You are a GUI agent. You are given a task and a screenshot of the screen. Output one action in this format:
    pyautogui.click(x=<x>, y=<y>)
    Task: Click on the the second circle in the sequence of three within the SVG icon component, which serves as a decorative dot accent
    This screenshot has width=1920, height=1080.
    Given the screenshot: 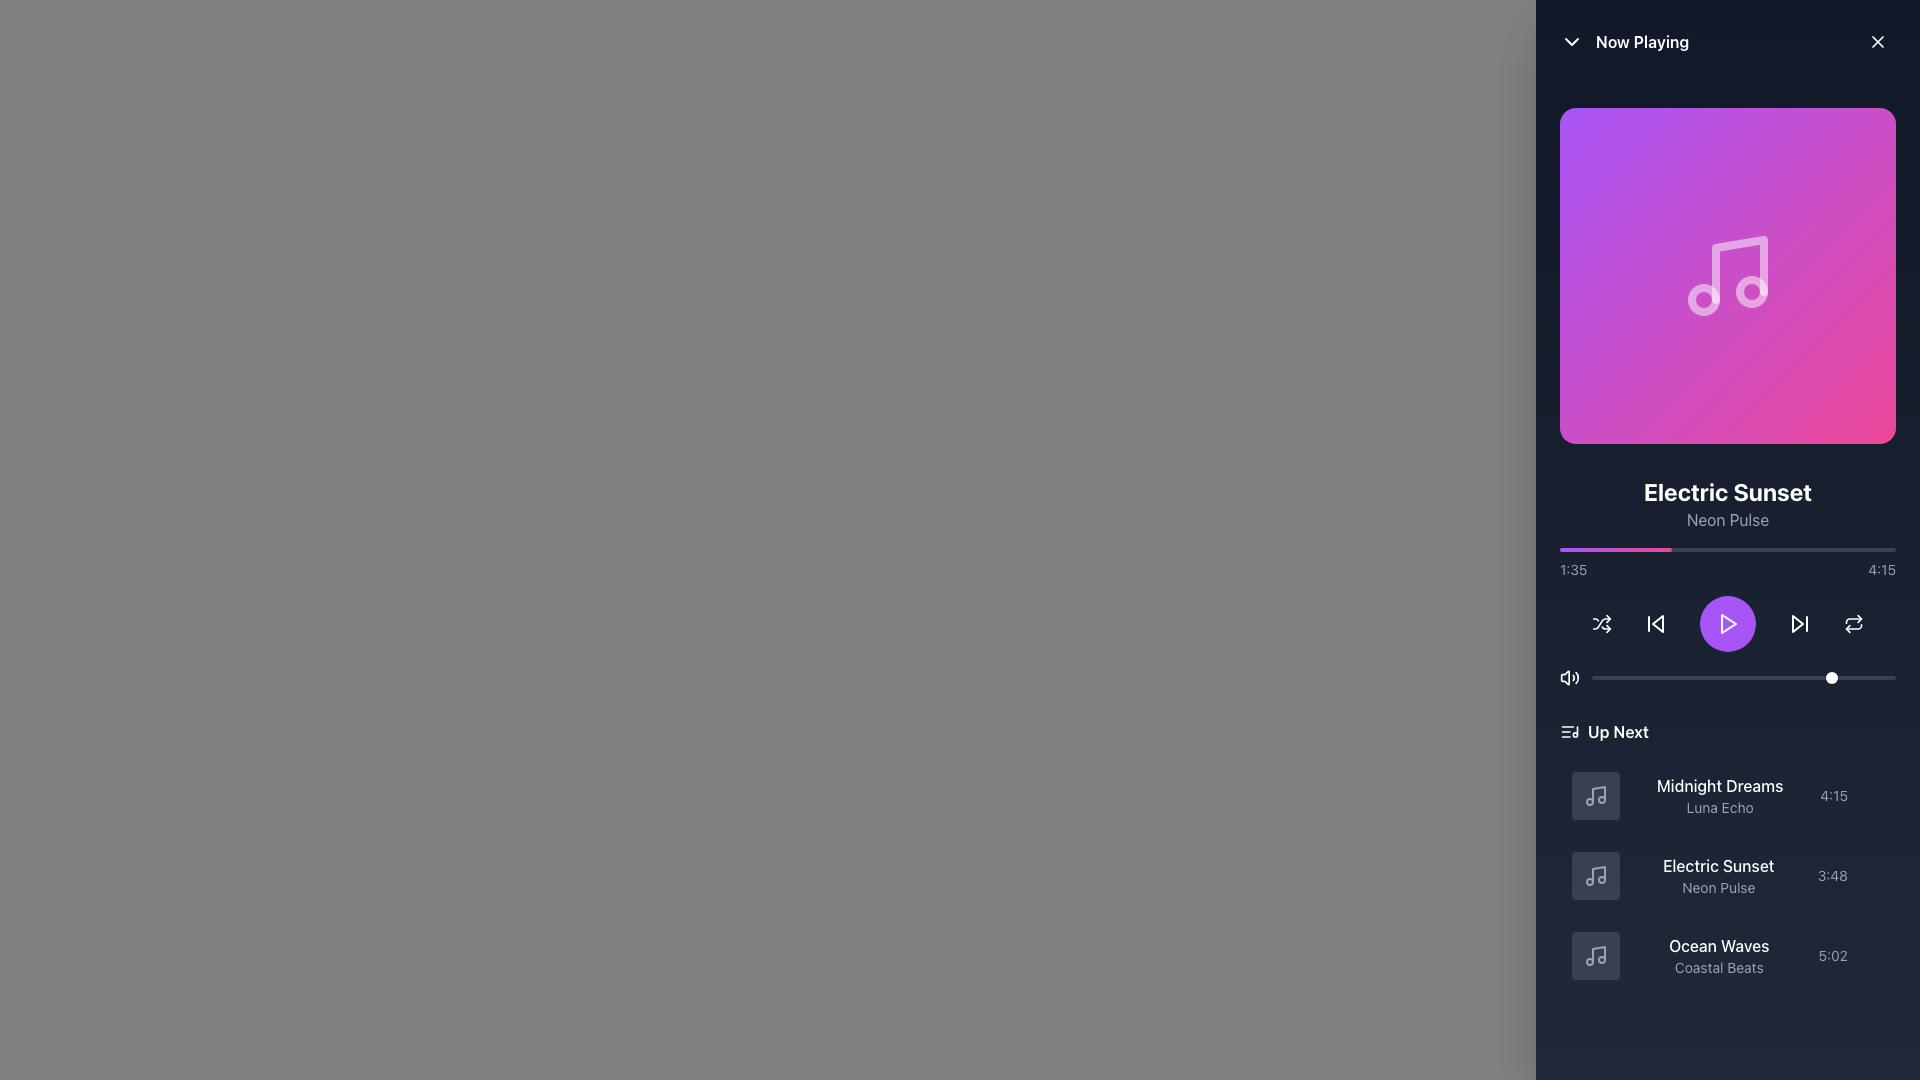 What is the action you would take?
    pyautogui.click(x=1703, y=300)
    